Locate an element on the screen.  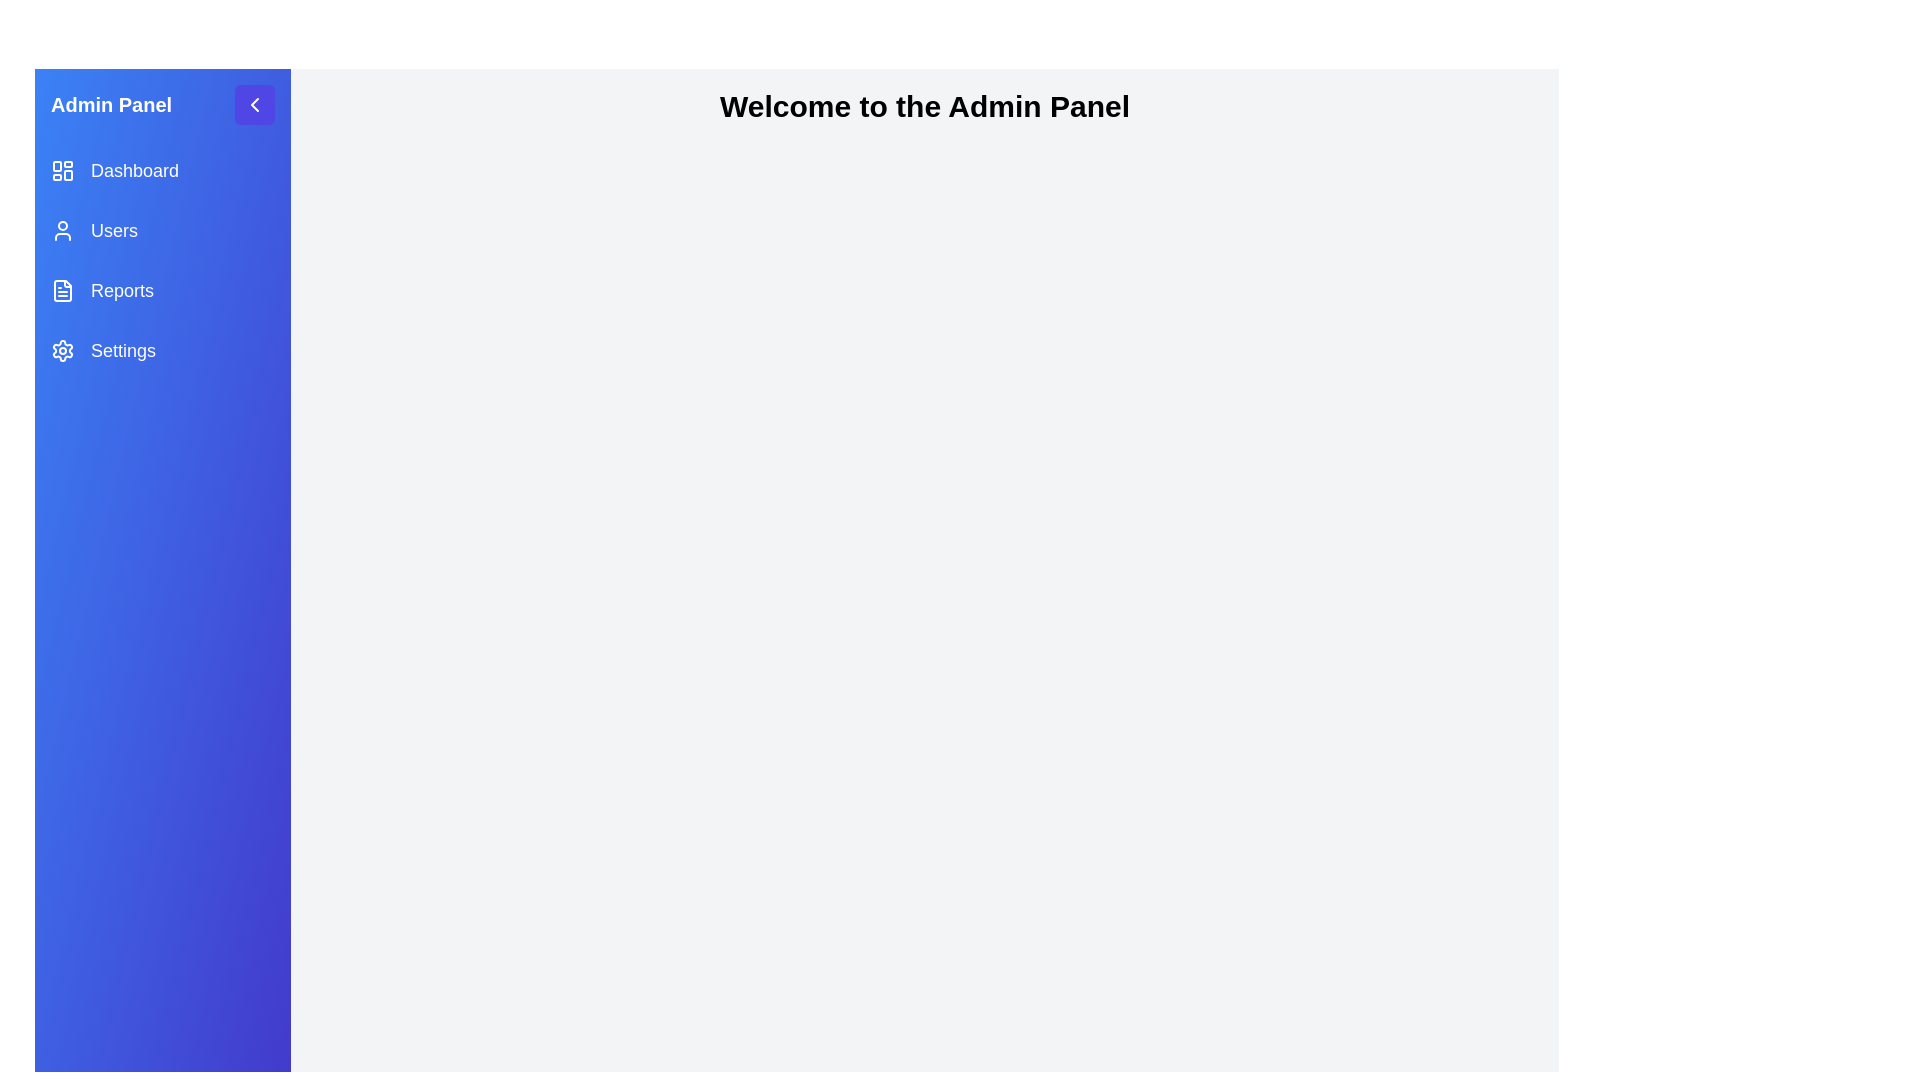
the 'Users' text label in the left sidebar, located below 'Dashboard' and above 'Reports' is located at coordinates (113, 230).